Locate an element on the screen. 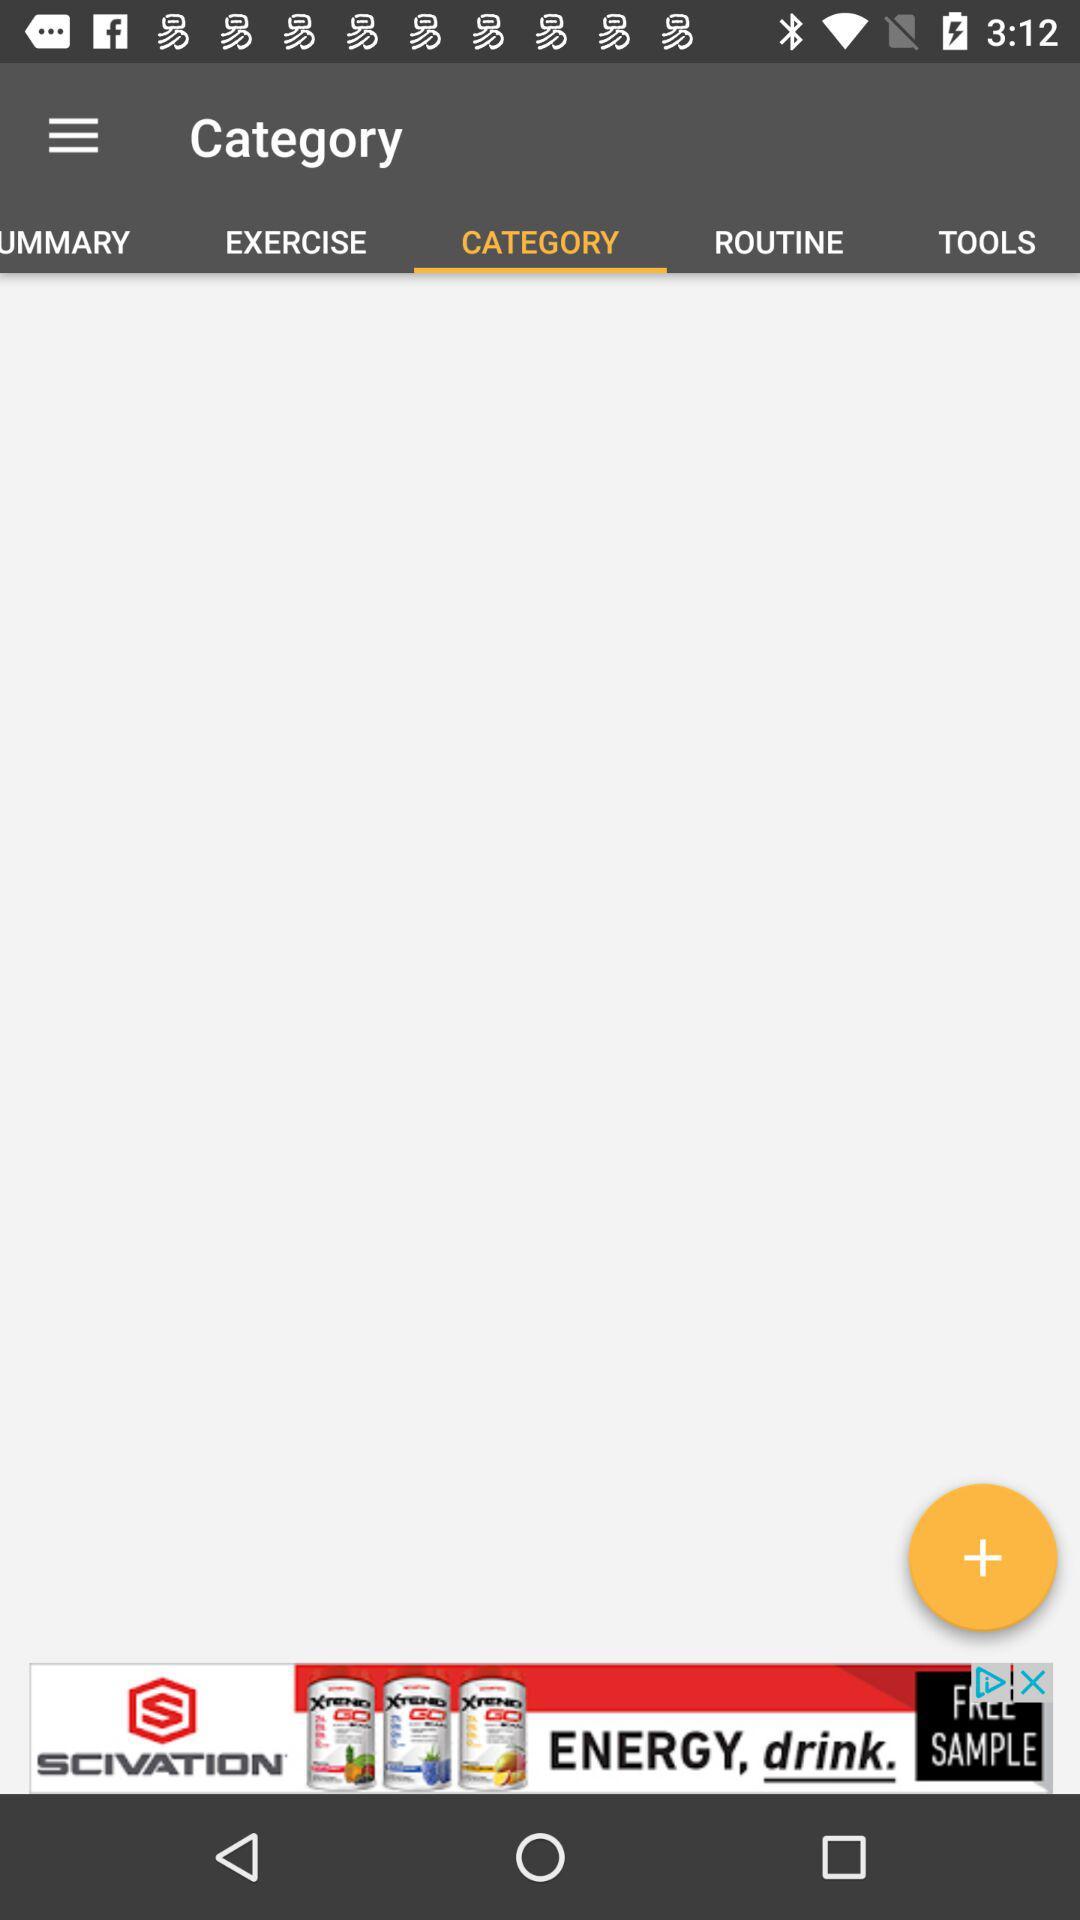 This screenshot has width=1080, height=1920. the category is located at coordinates (981, 1564).